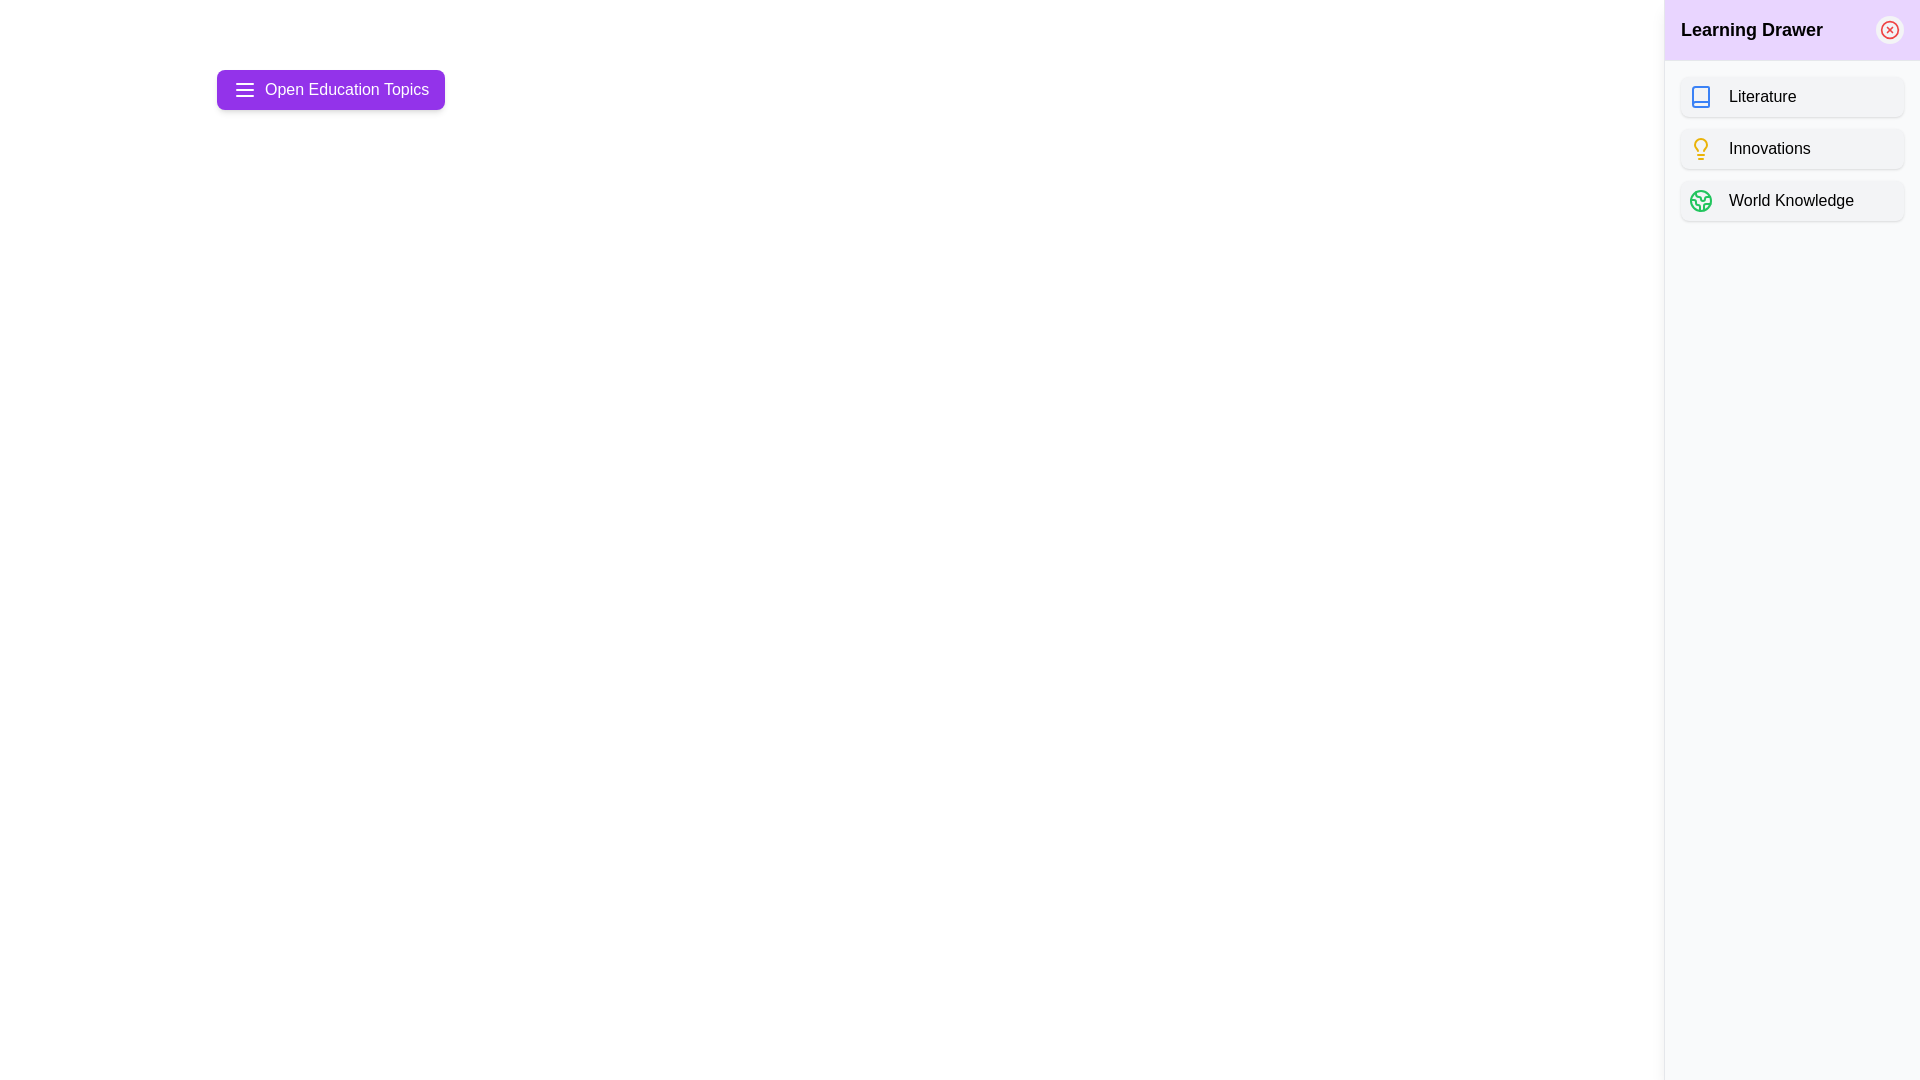 This screenshot has height=1080, width=1920. I want to click on the button corresponding to the topic World Knowledge inside the drawer, so click(1792, 200).